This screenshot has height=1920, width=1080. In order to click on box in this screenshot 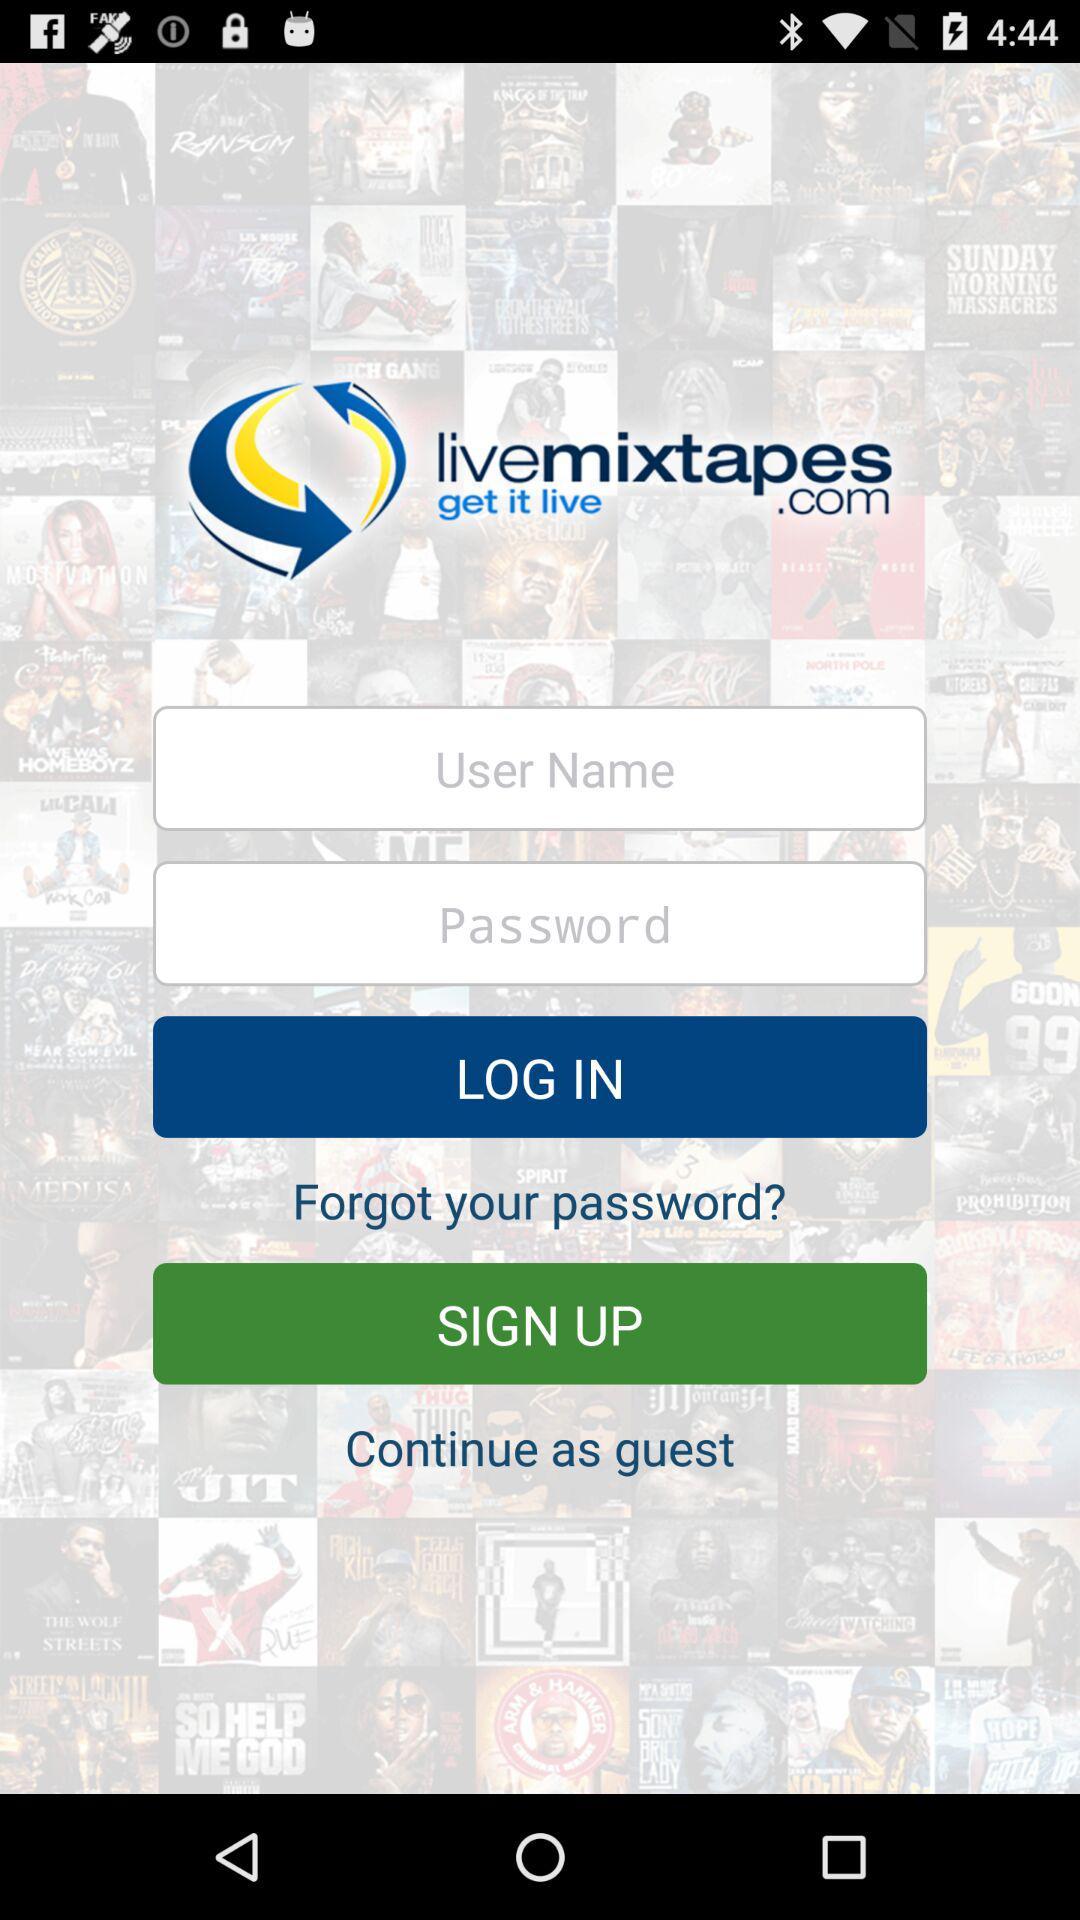, I will do `click(540, 767)`.